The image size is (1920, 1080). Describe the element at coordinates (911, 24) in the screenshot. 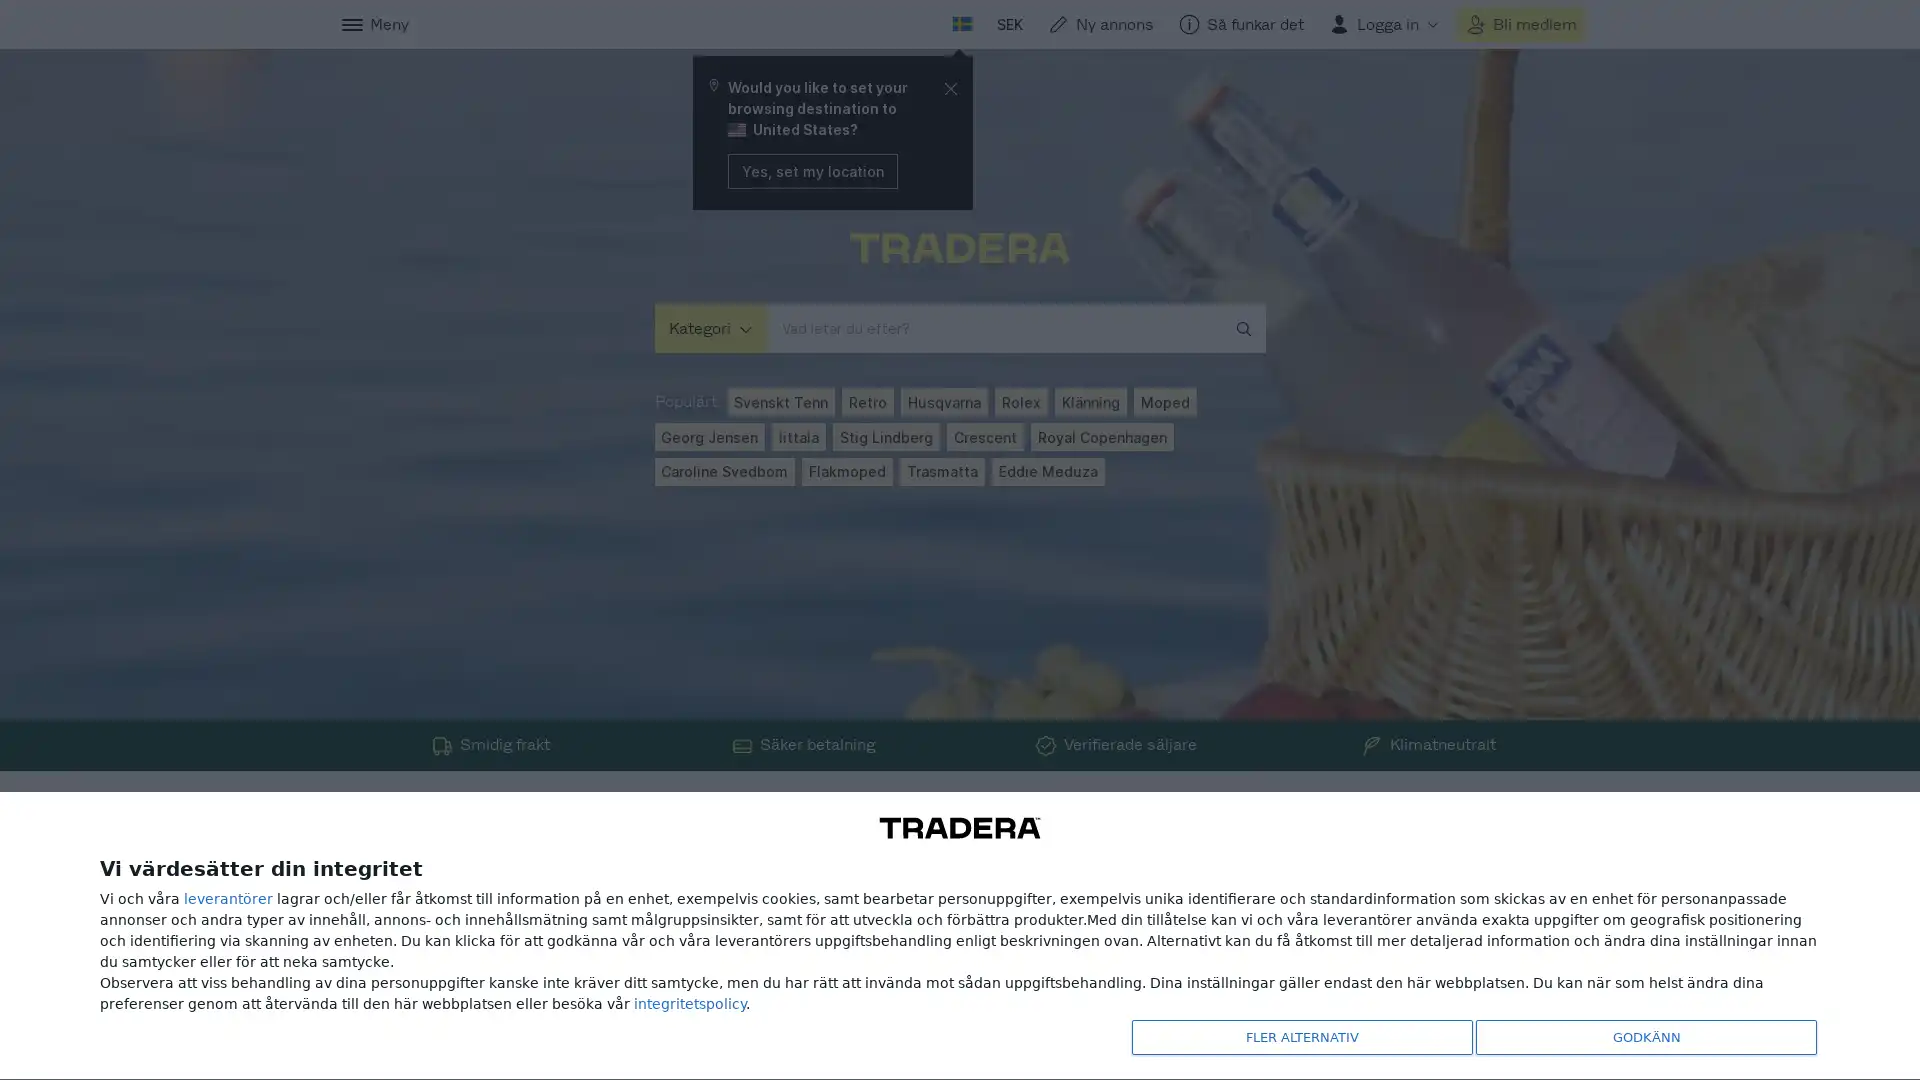

I see `Search` at that location.